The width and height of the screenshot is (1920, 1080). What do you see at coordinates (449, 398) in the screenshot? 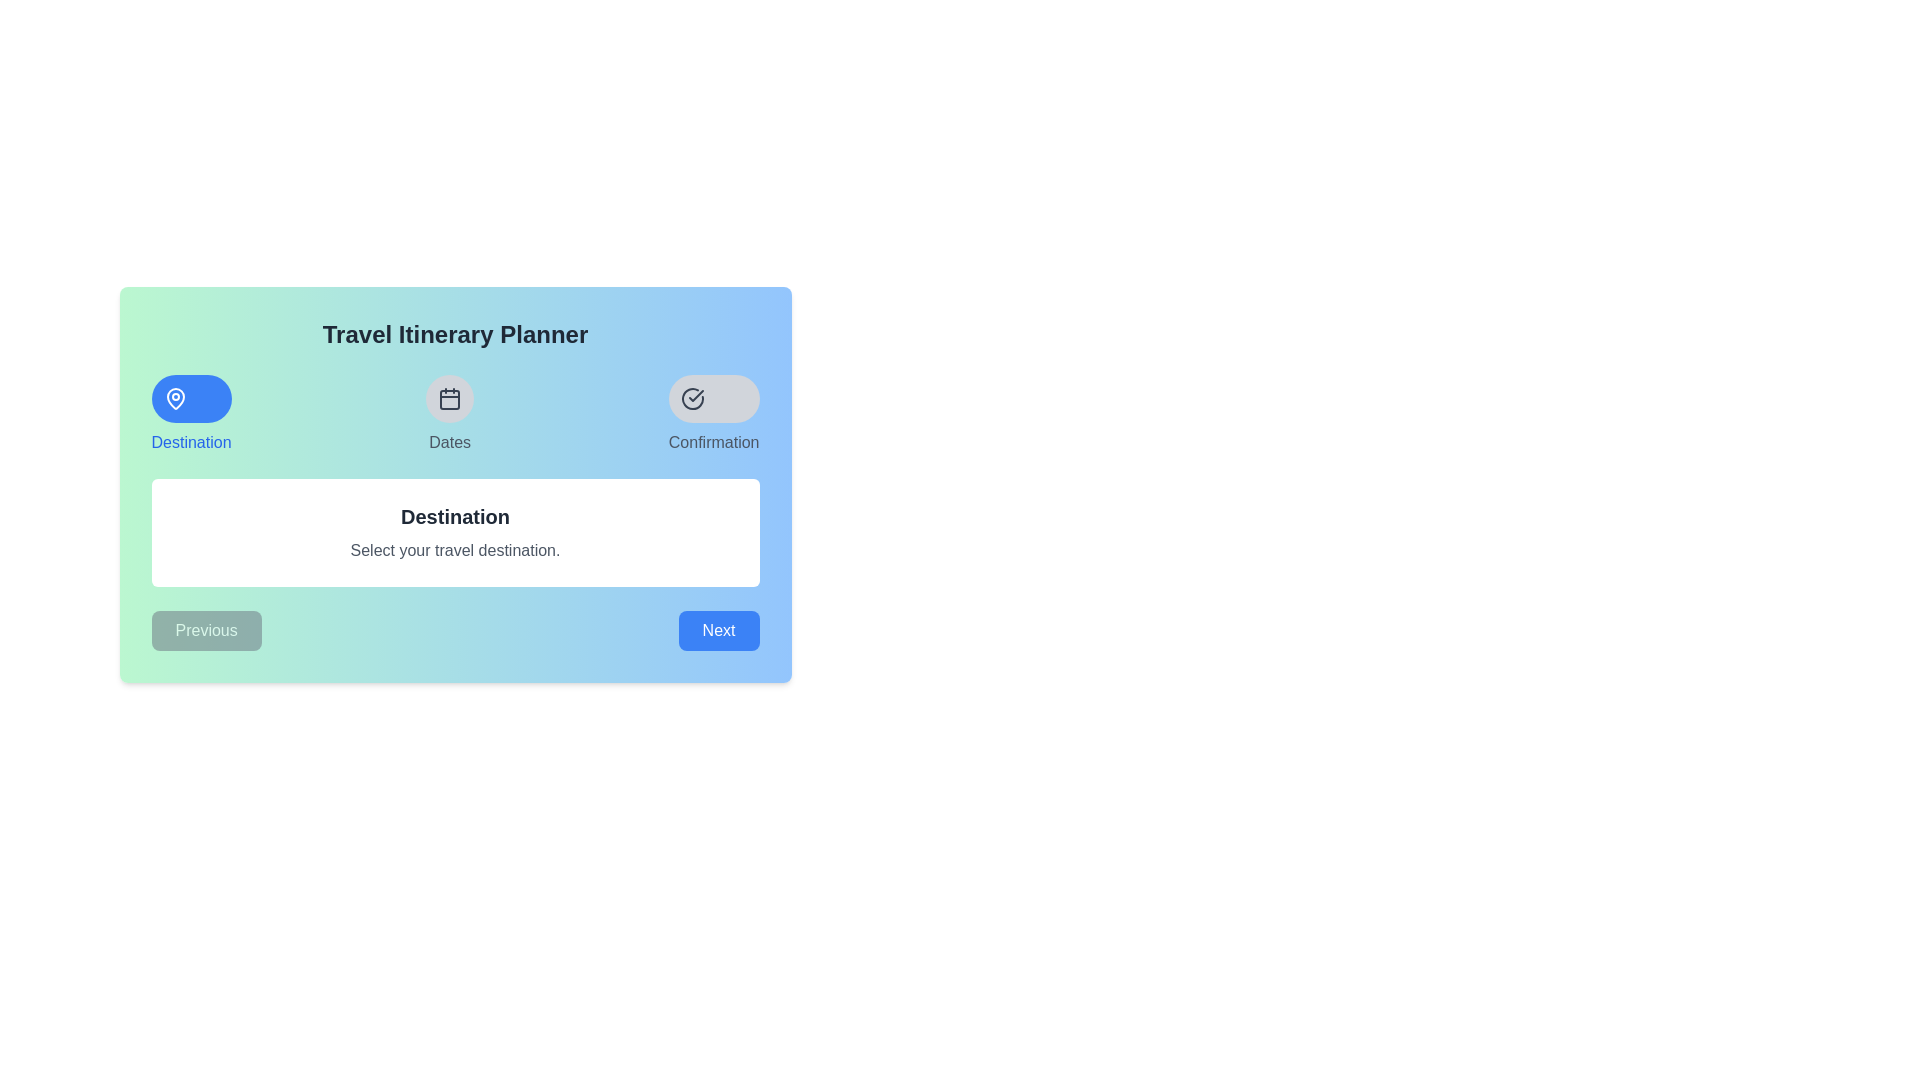
I see `the 'Dates' icon in the travel itinerary planning process, which is positioned between the 'Destination' icon on the left and the 'Confirmation' icon on the right` at bounding box center [449, 398].